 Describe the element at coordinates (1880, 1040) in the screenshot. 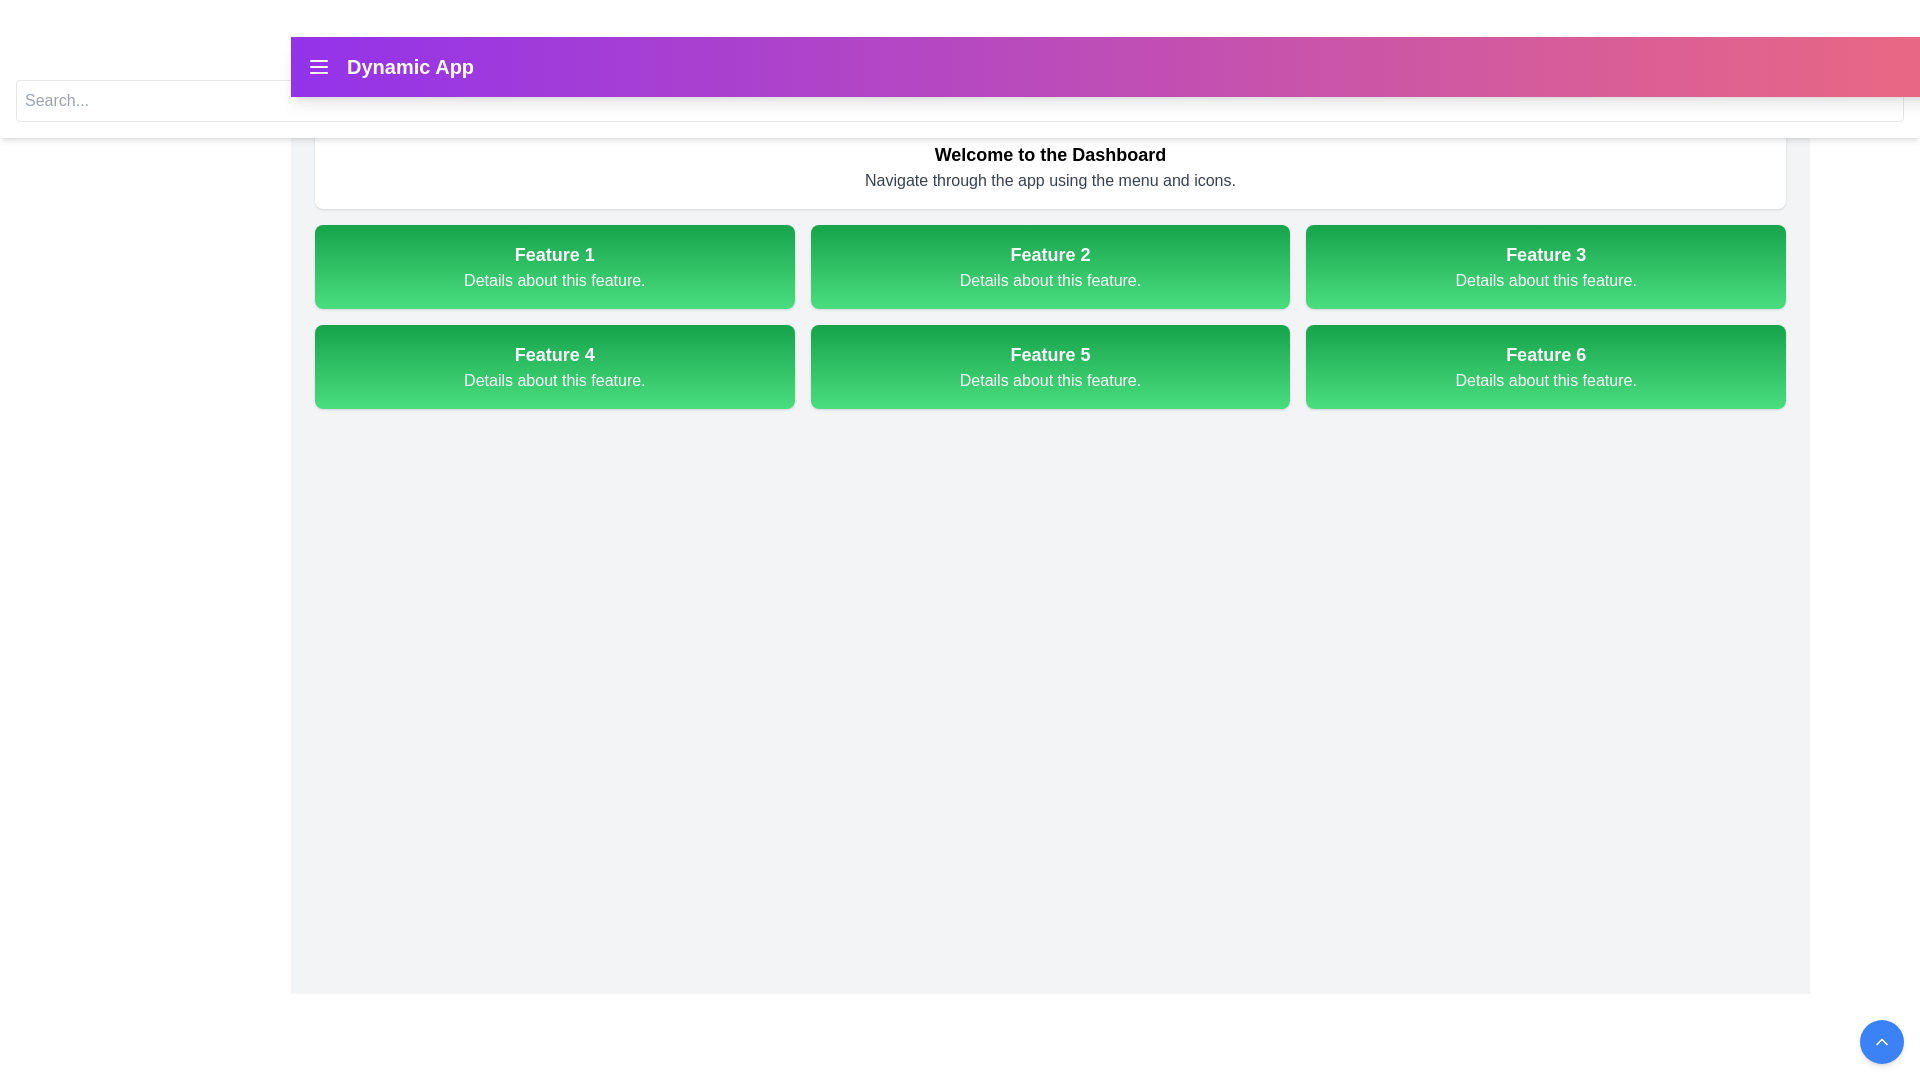

I see `the upward-pointing chevron icon located within a circular button at the bottom-right corner of the interface` at that location.